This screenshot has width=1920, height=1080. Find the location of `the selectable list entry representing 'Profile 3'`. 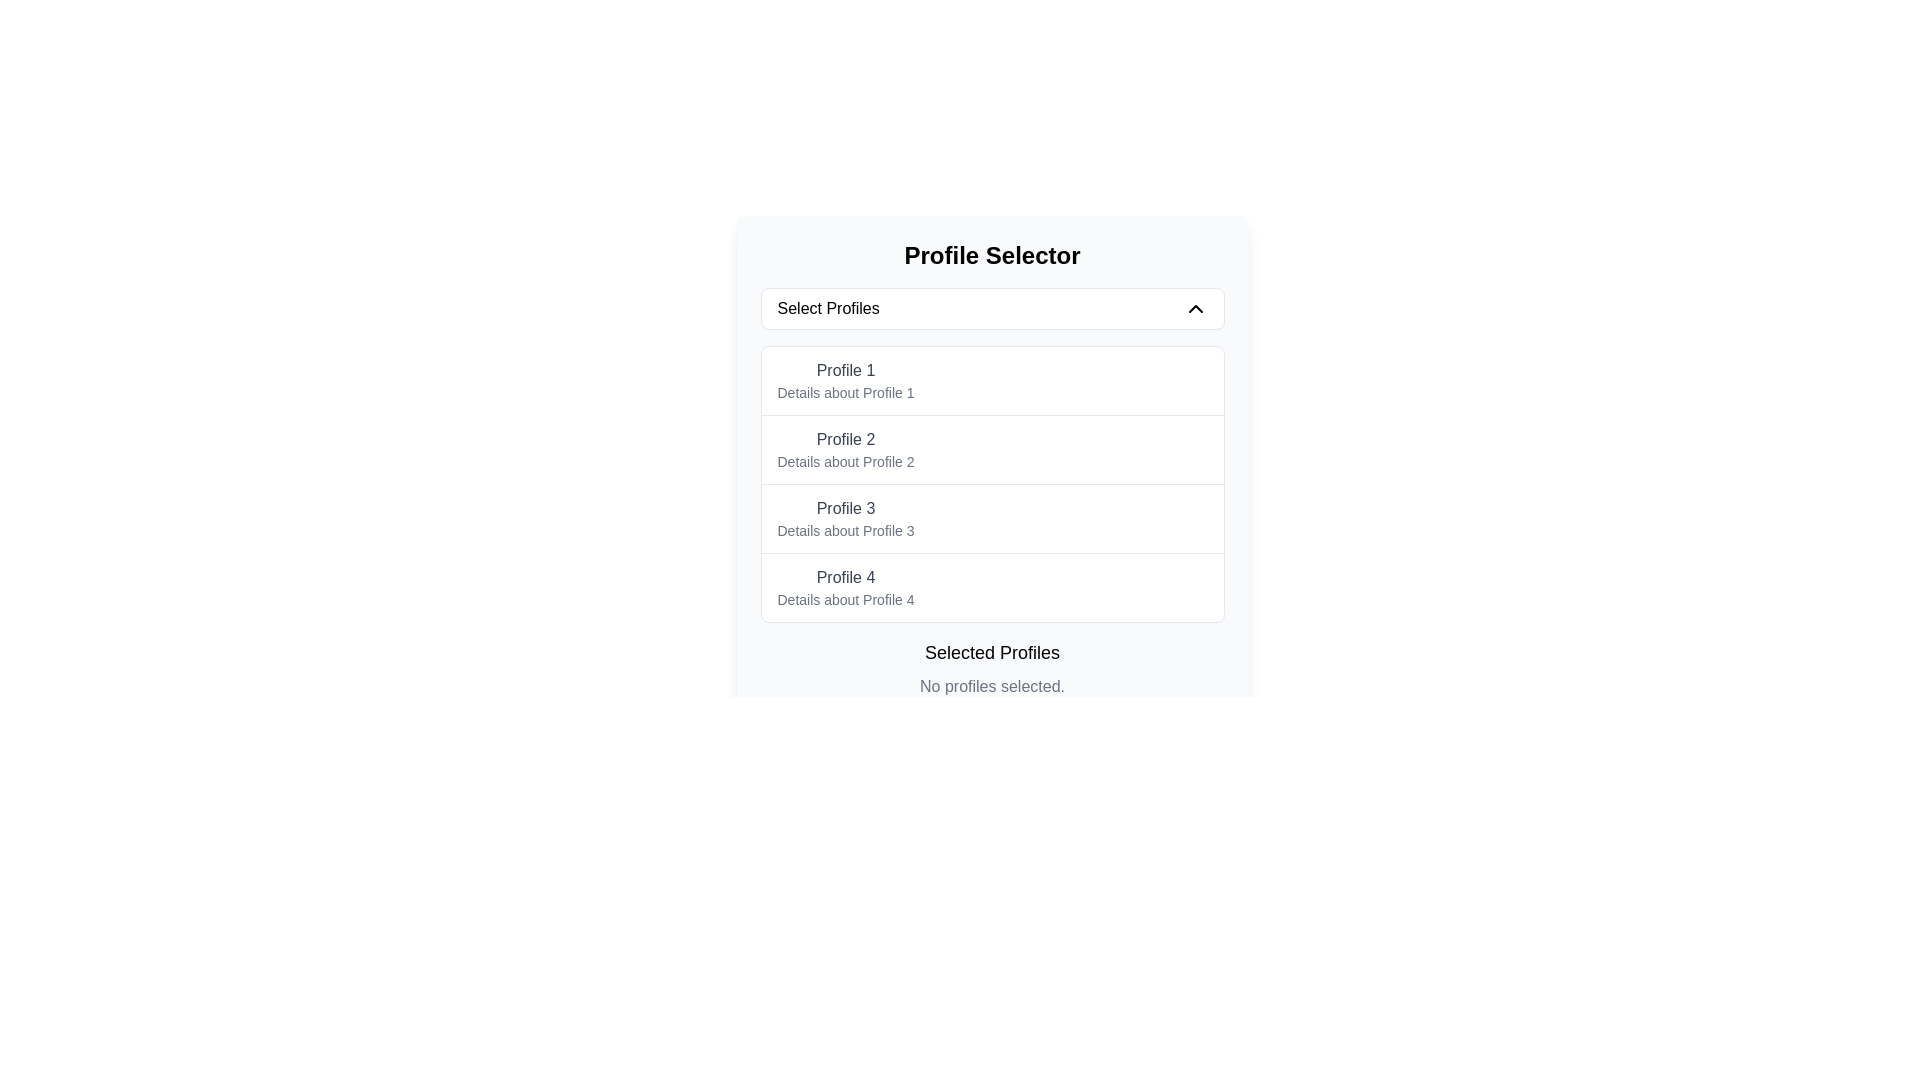

the selectable list entry representing 'Profile 3' is located at coordinates (992, 517).